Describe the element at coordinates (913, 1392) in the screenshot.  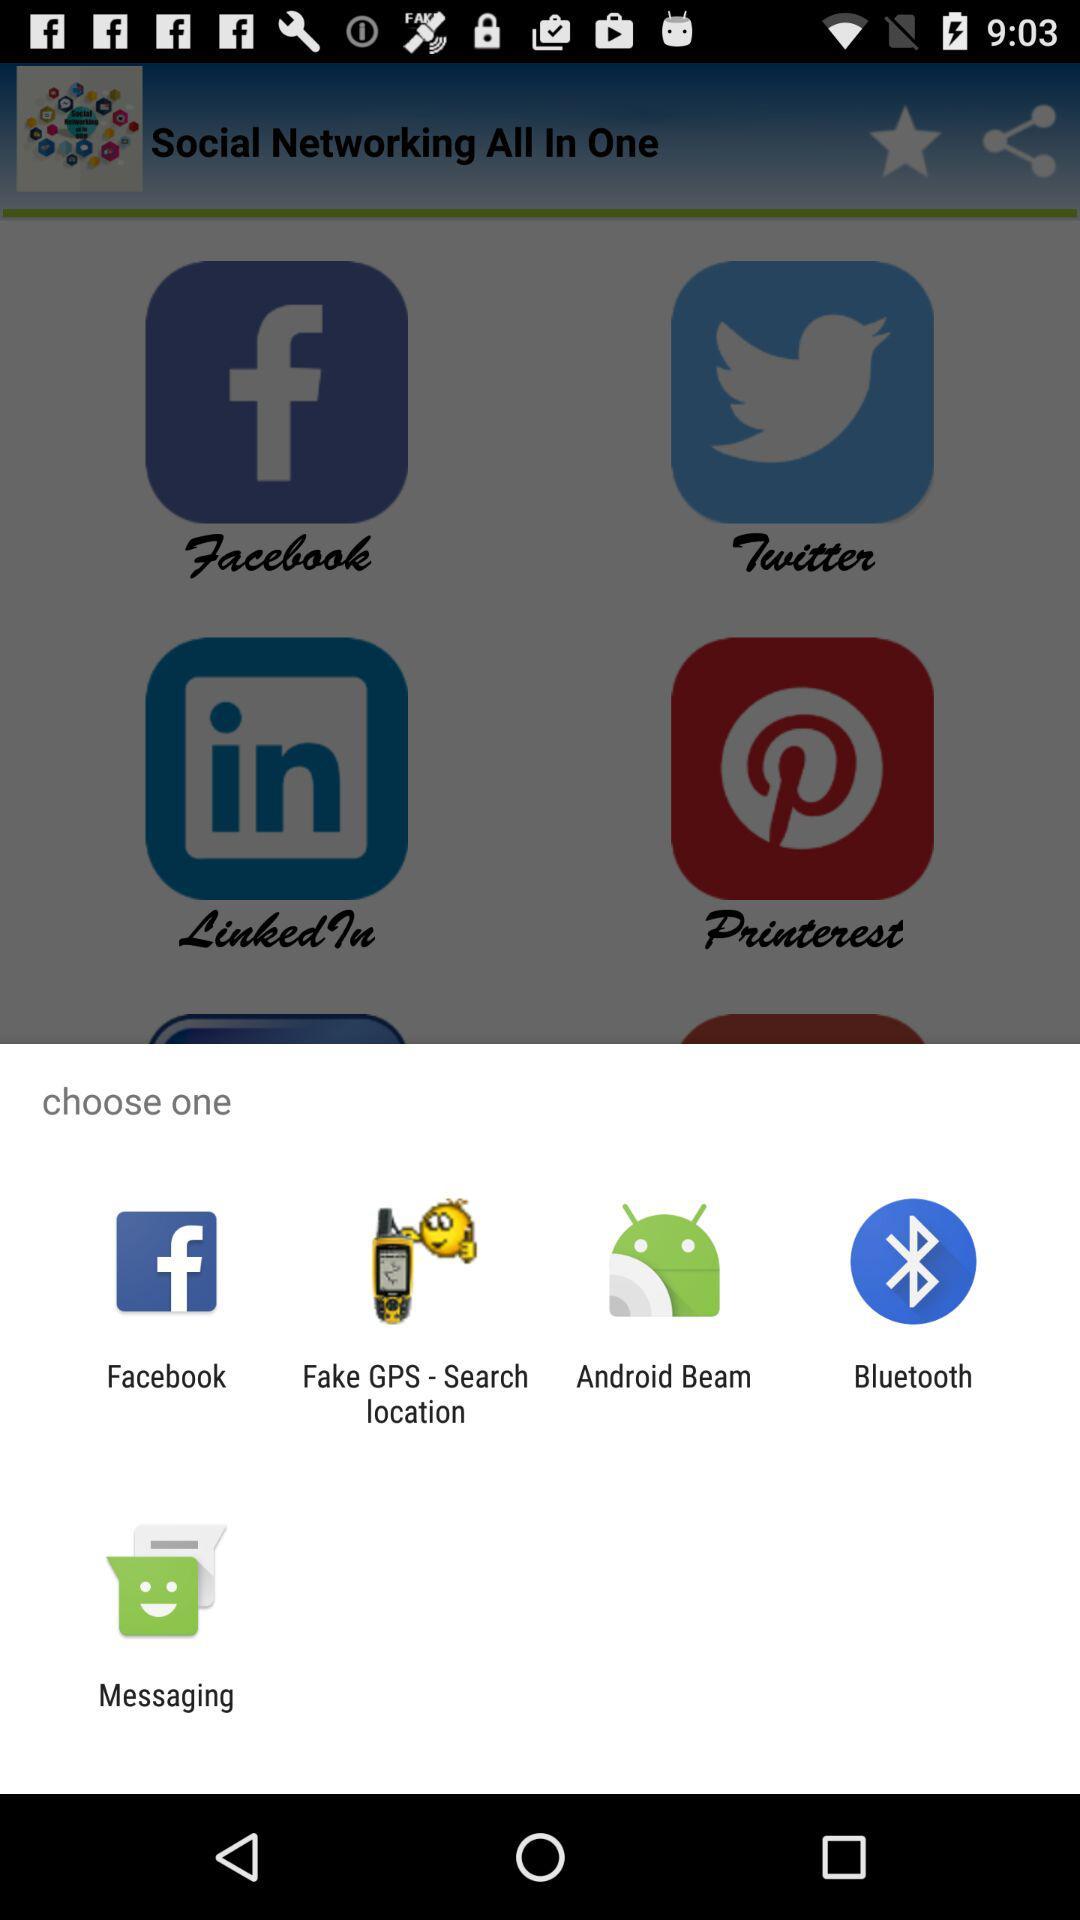
I see `the icon next to android beam item` at that location.